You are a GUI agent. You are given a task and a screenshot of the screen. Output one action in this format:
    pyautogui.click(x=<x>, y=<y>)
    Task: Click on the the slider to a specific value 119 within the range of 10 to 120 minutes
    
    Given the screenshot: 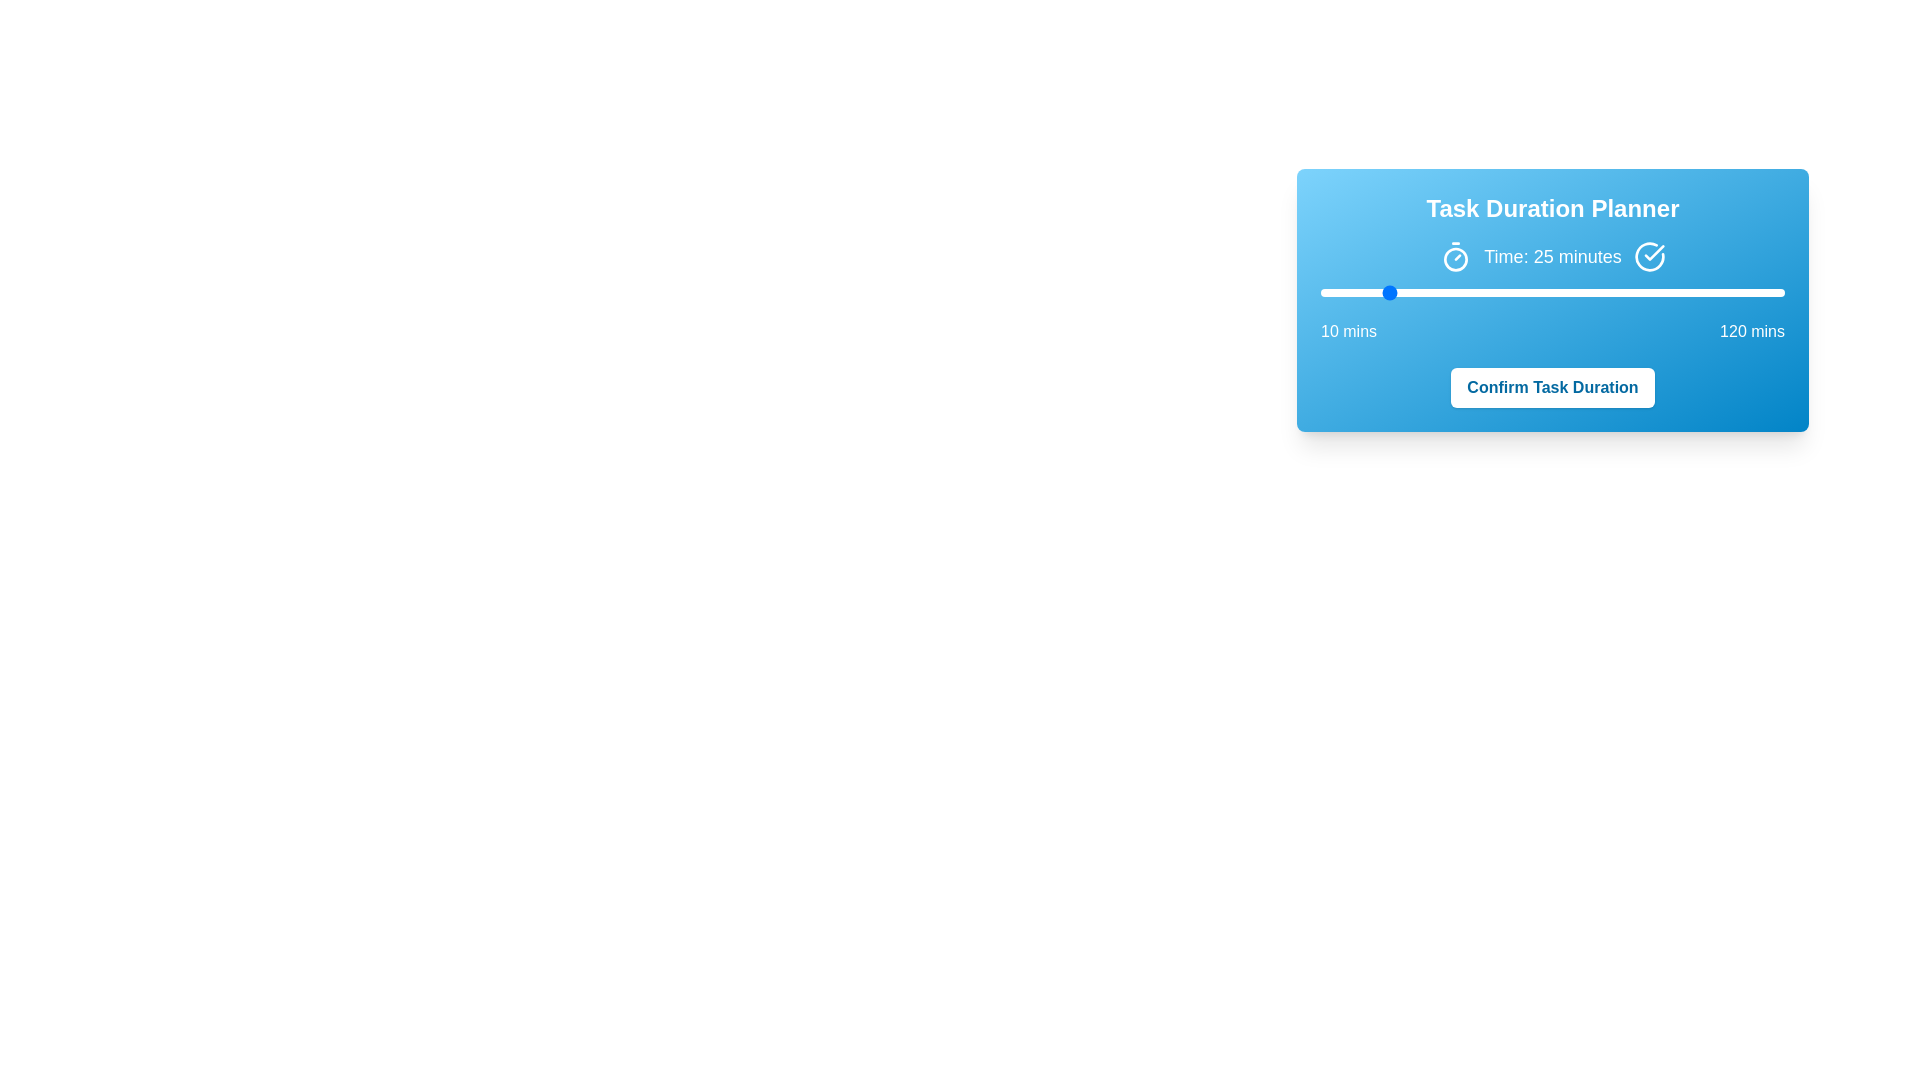 What is the action you would take?
    pyautogui.click(x=1780, y=293)
    